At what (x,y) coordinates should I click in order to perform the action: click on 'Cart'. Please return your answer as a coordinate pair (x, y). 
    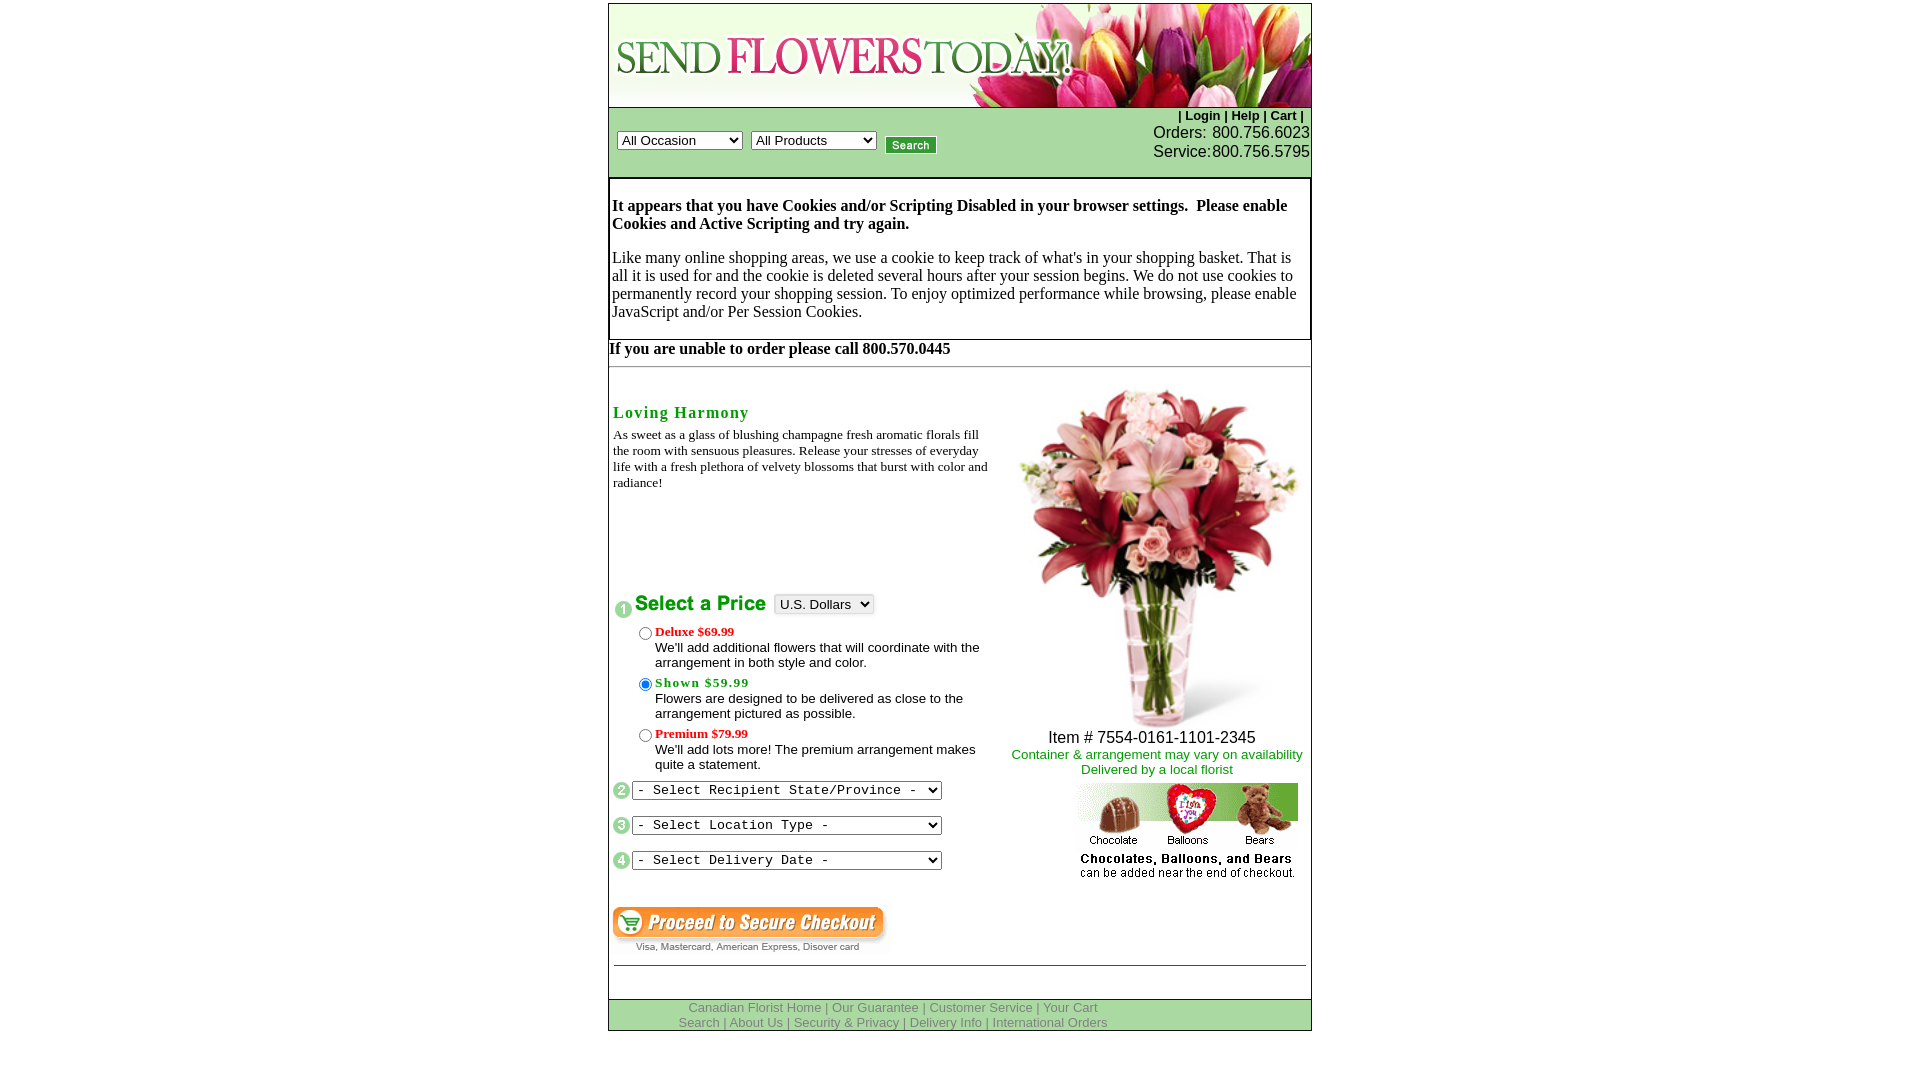
    Looking at the image, I should click on (1282, 115).